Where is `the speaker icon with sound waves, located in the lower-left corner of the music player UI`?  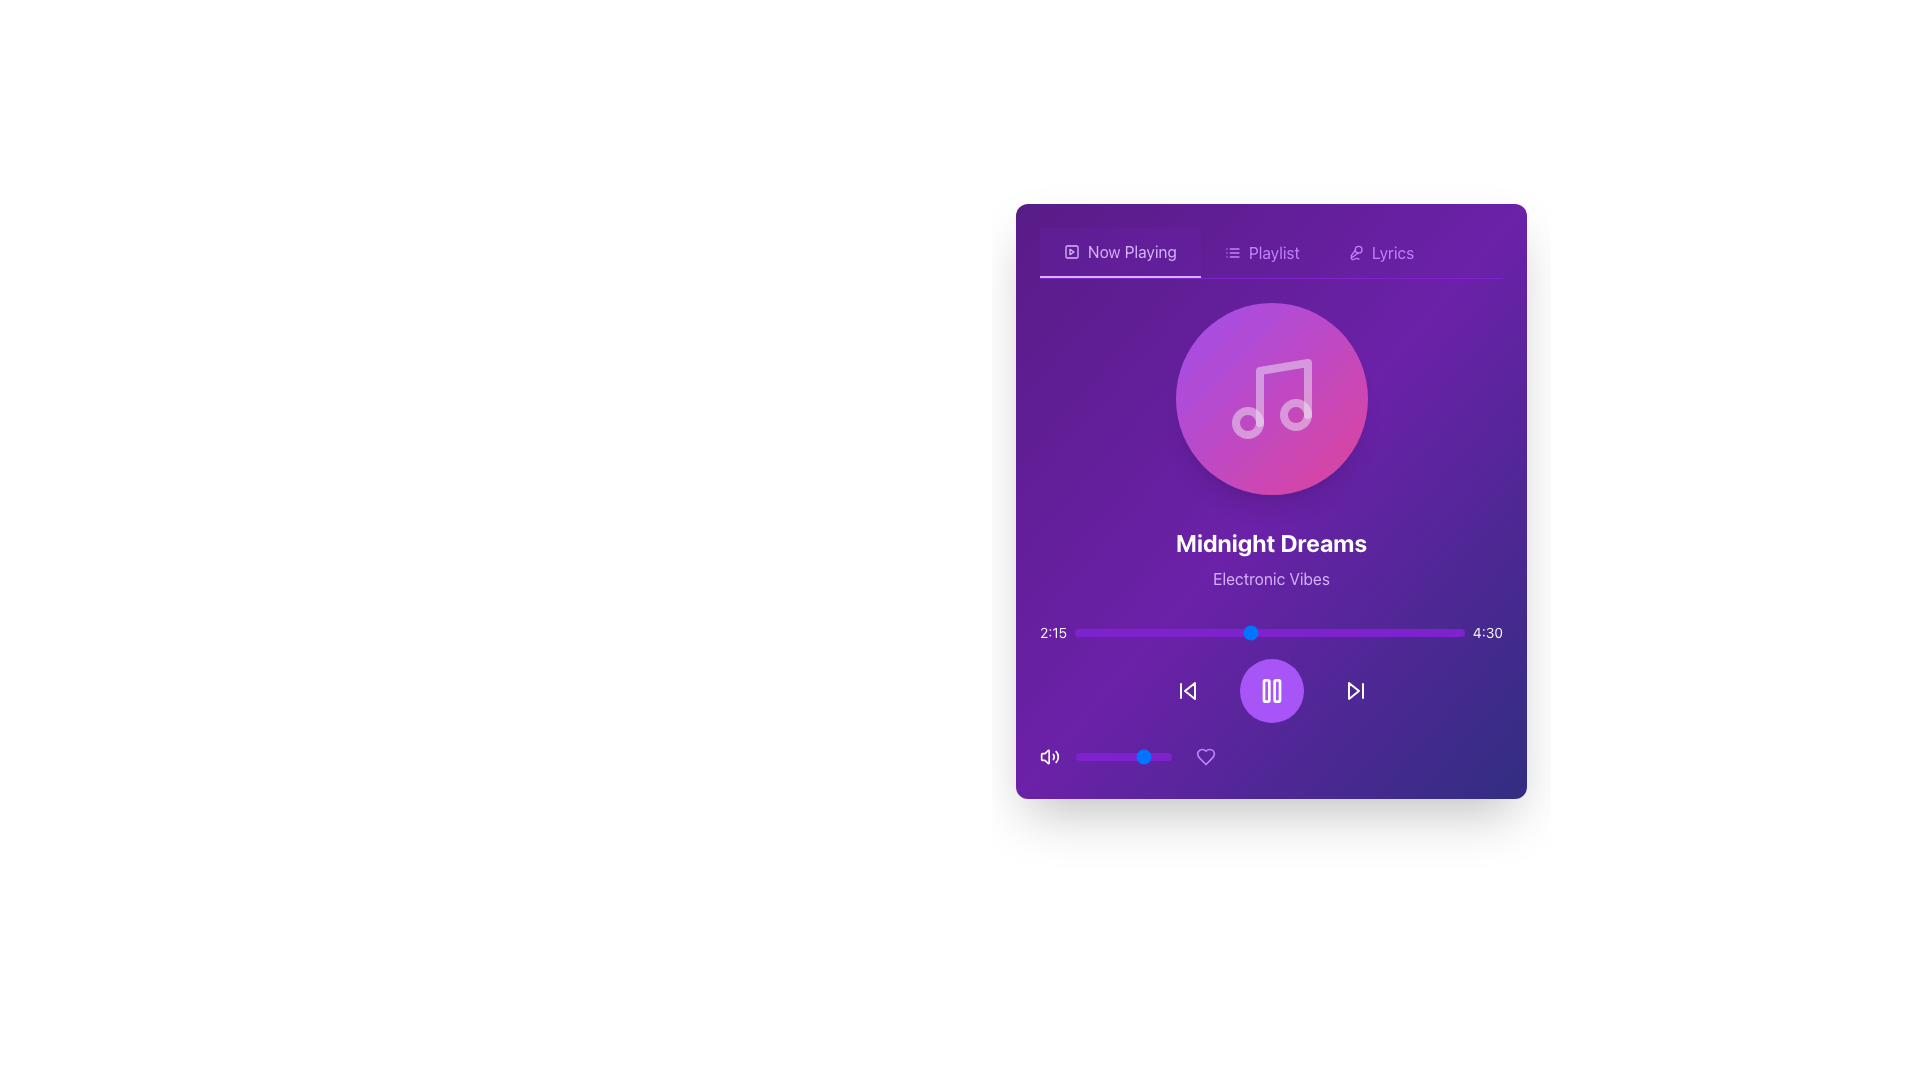
the speaker icon with sound waves, located in the lower-left corner of the music player UI is located at coordinates (1049, 756).